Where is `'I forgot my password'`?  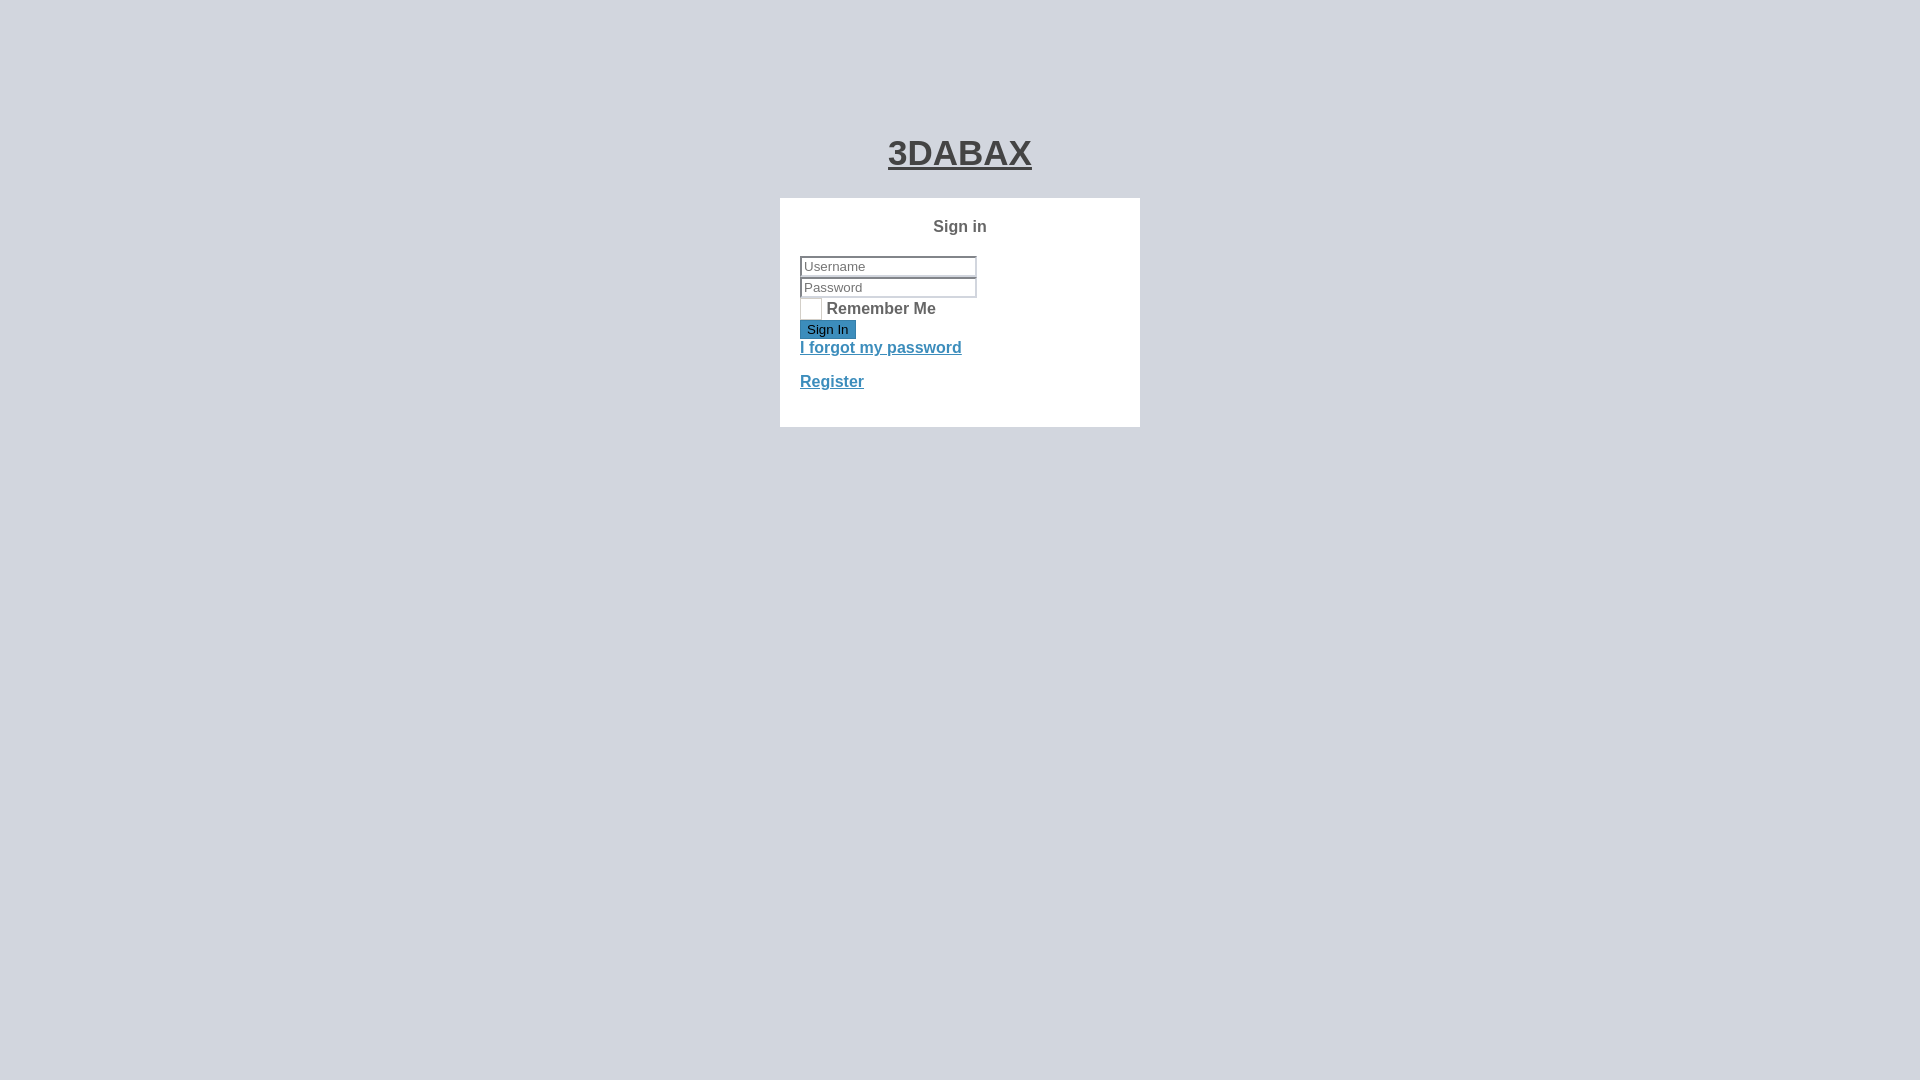
'I forgot my password' is located at coordinates (880, 346).